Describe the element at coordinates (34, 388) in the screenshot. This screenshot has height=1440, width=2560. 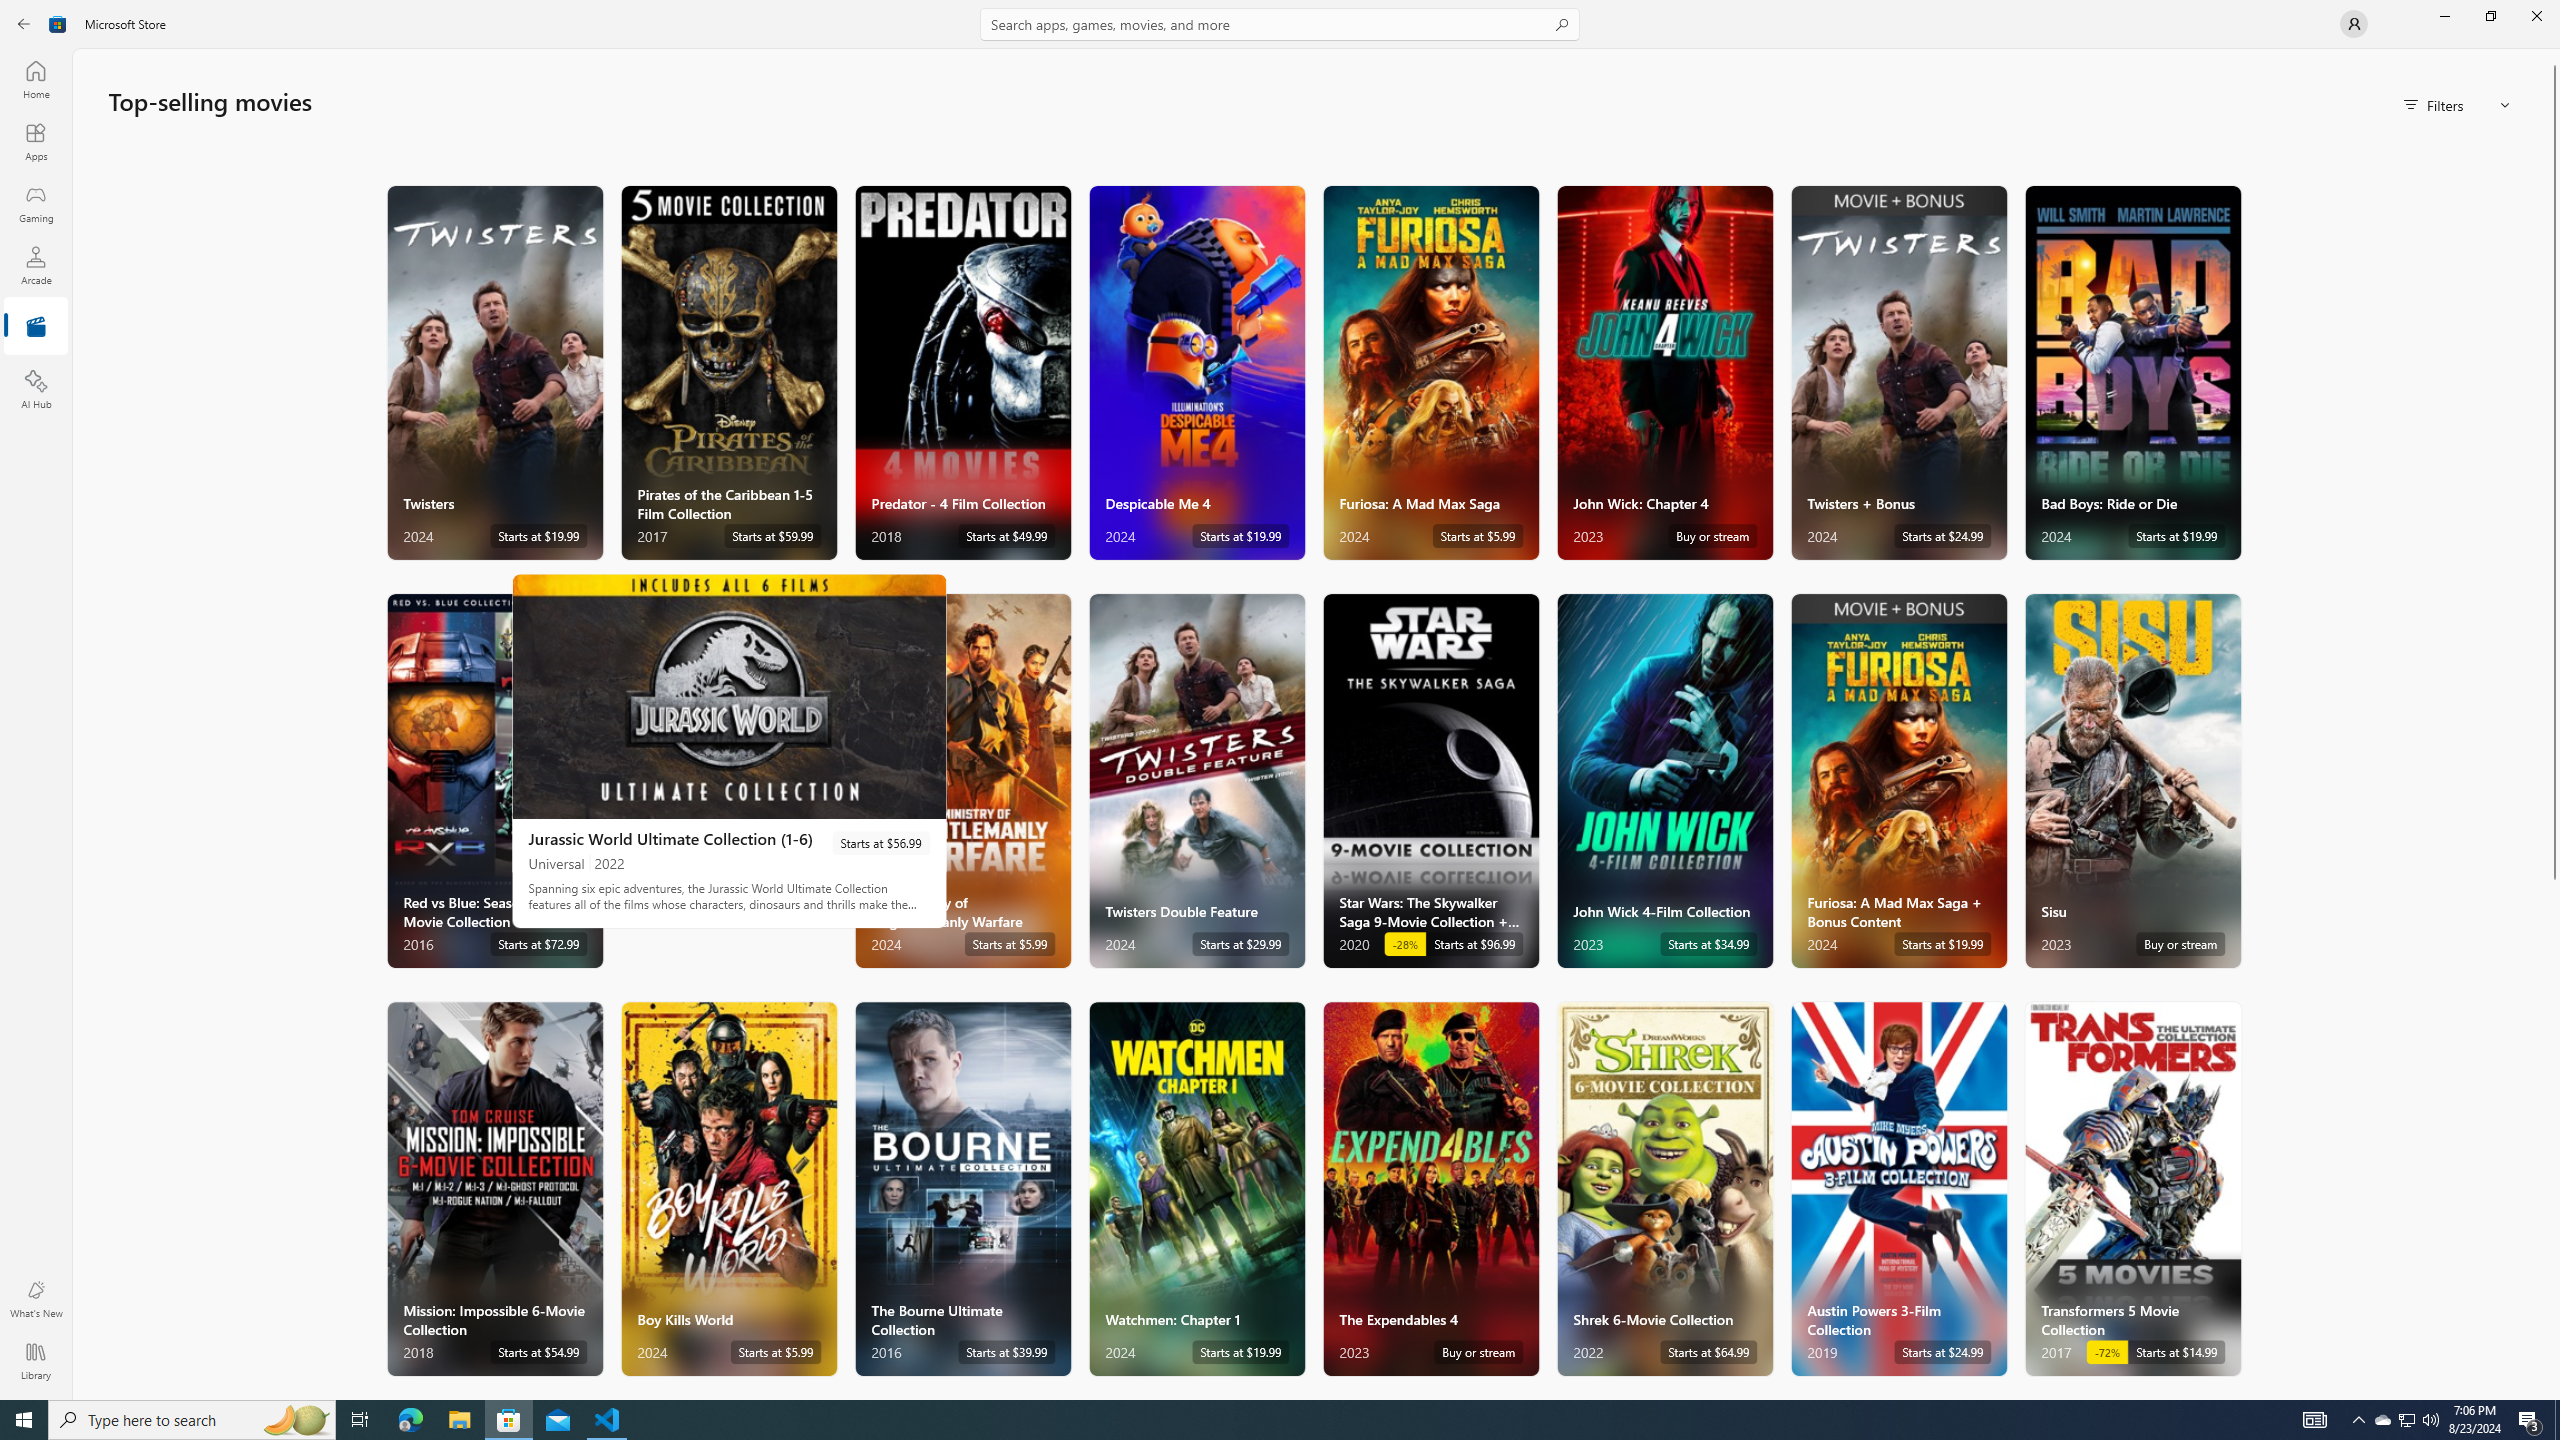
I see `'AI Hub'` at that location.